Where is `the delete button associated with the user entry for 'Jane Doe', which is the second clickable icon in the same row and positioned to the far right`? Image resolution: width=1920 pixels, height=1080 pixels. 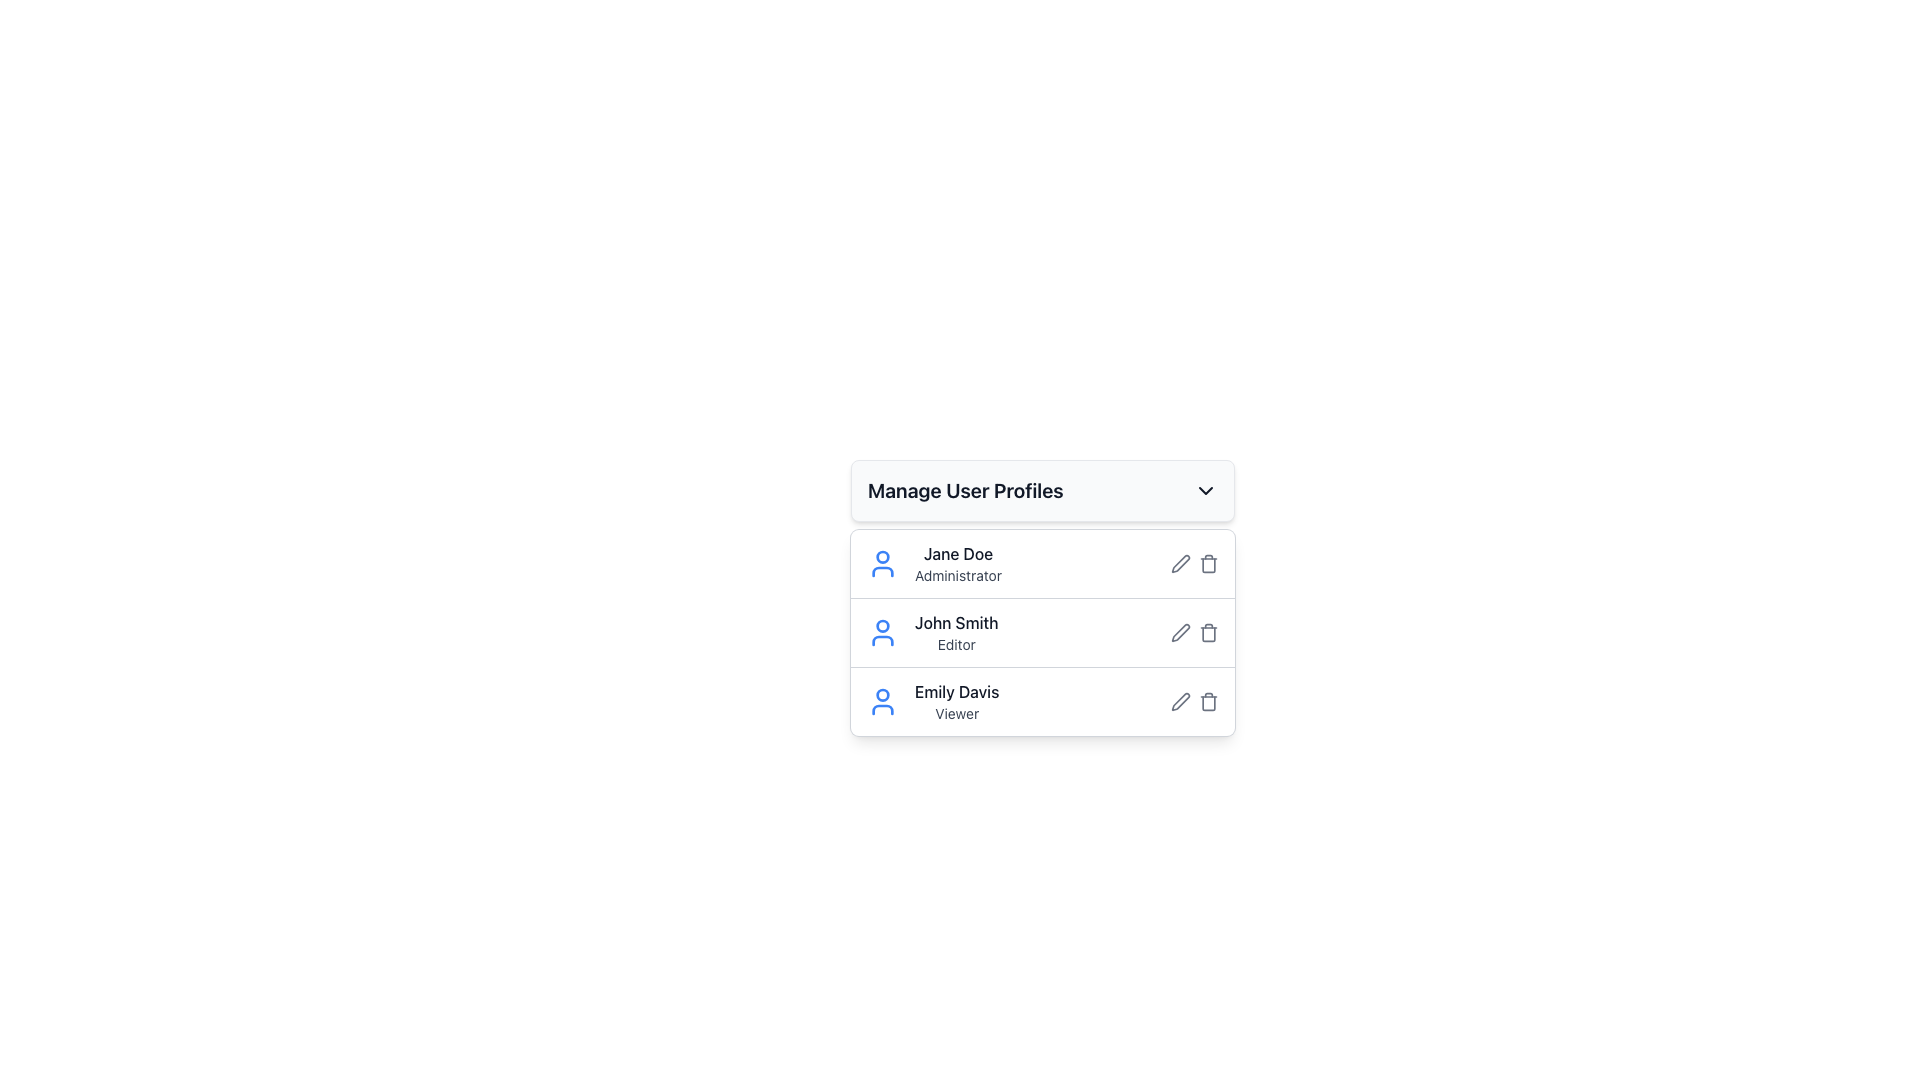
the delete button associated with the user entry for 'Jane Doe', which is the second clickable icon in the same row and positioned to the far right is located at coordinates (1208, 563).